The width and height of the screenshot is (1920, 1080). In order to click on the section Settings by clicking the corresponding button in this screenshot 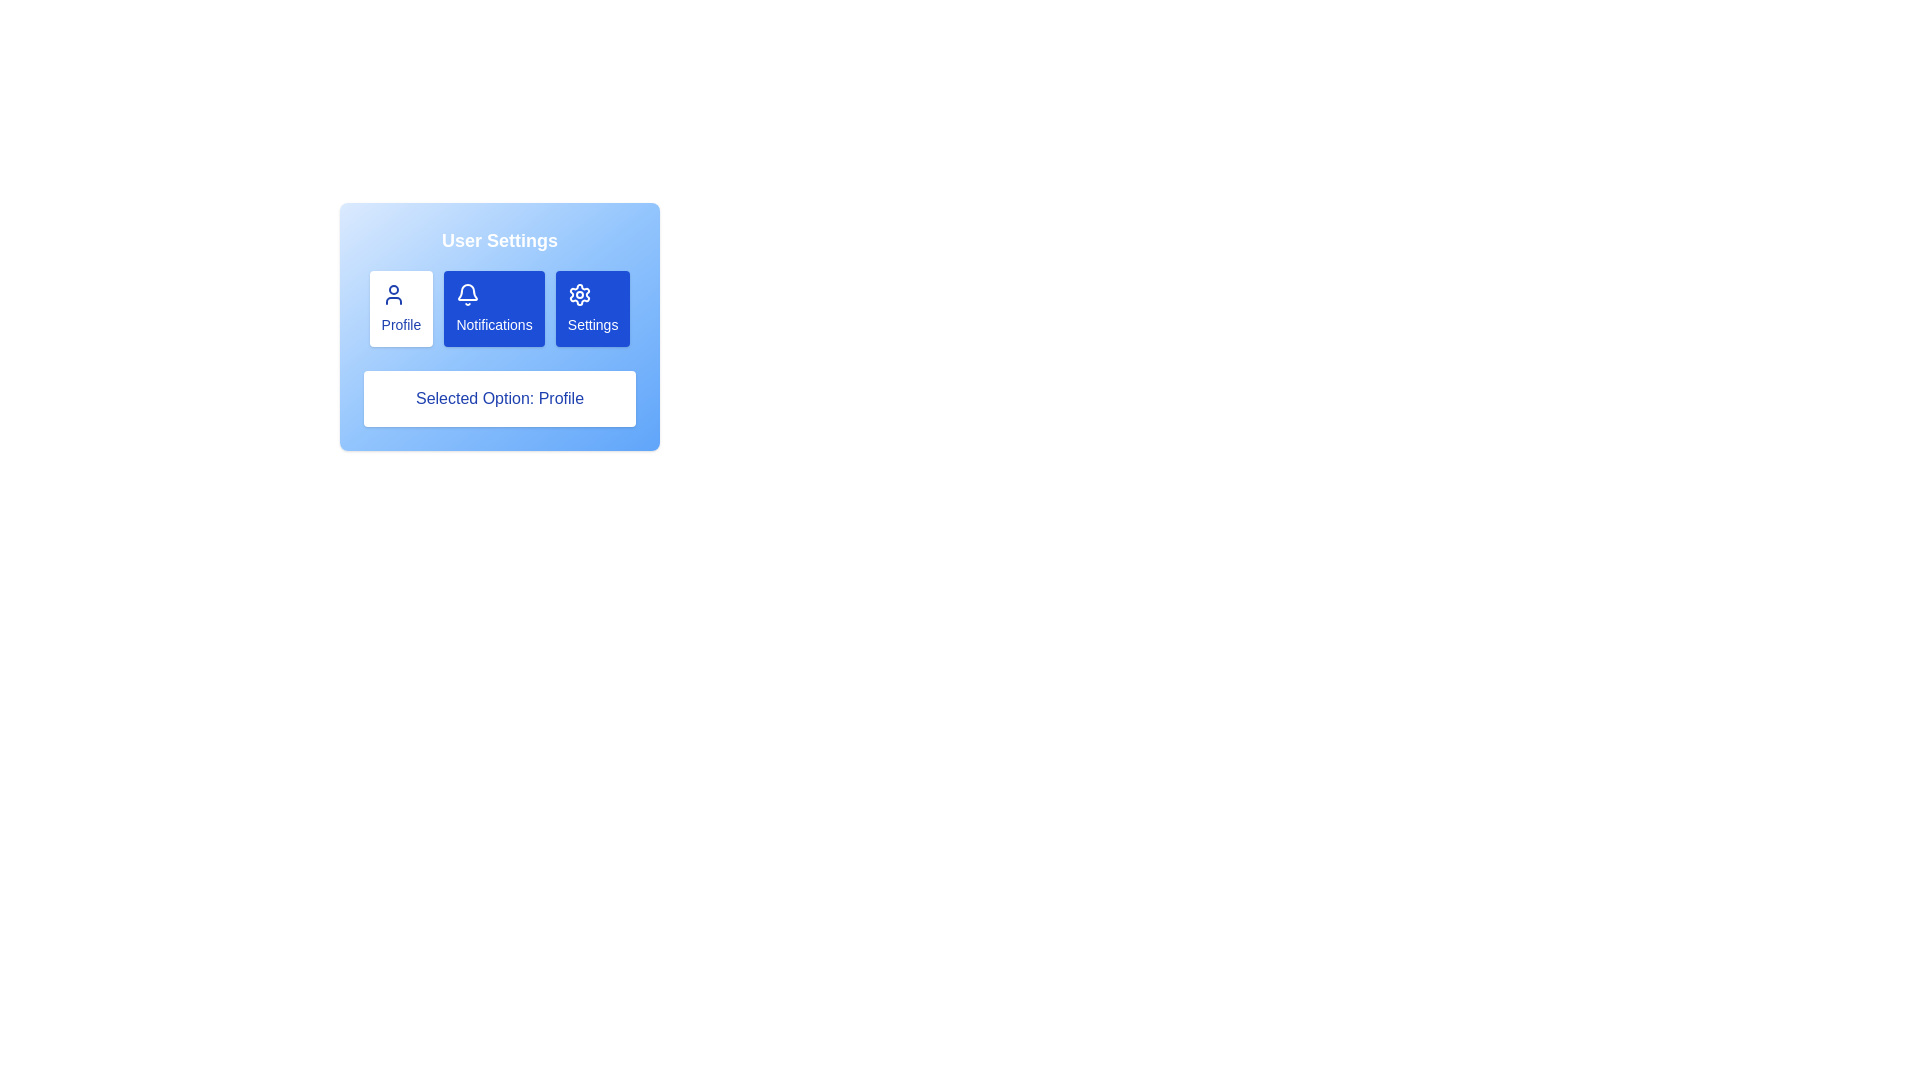, I will do `click(592, 308)`.